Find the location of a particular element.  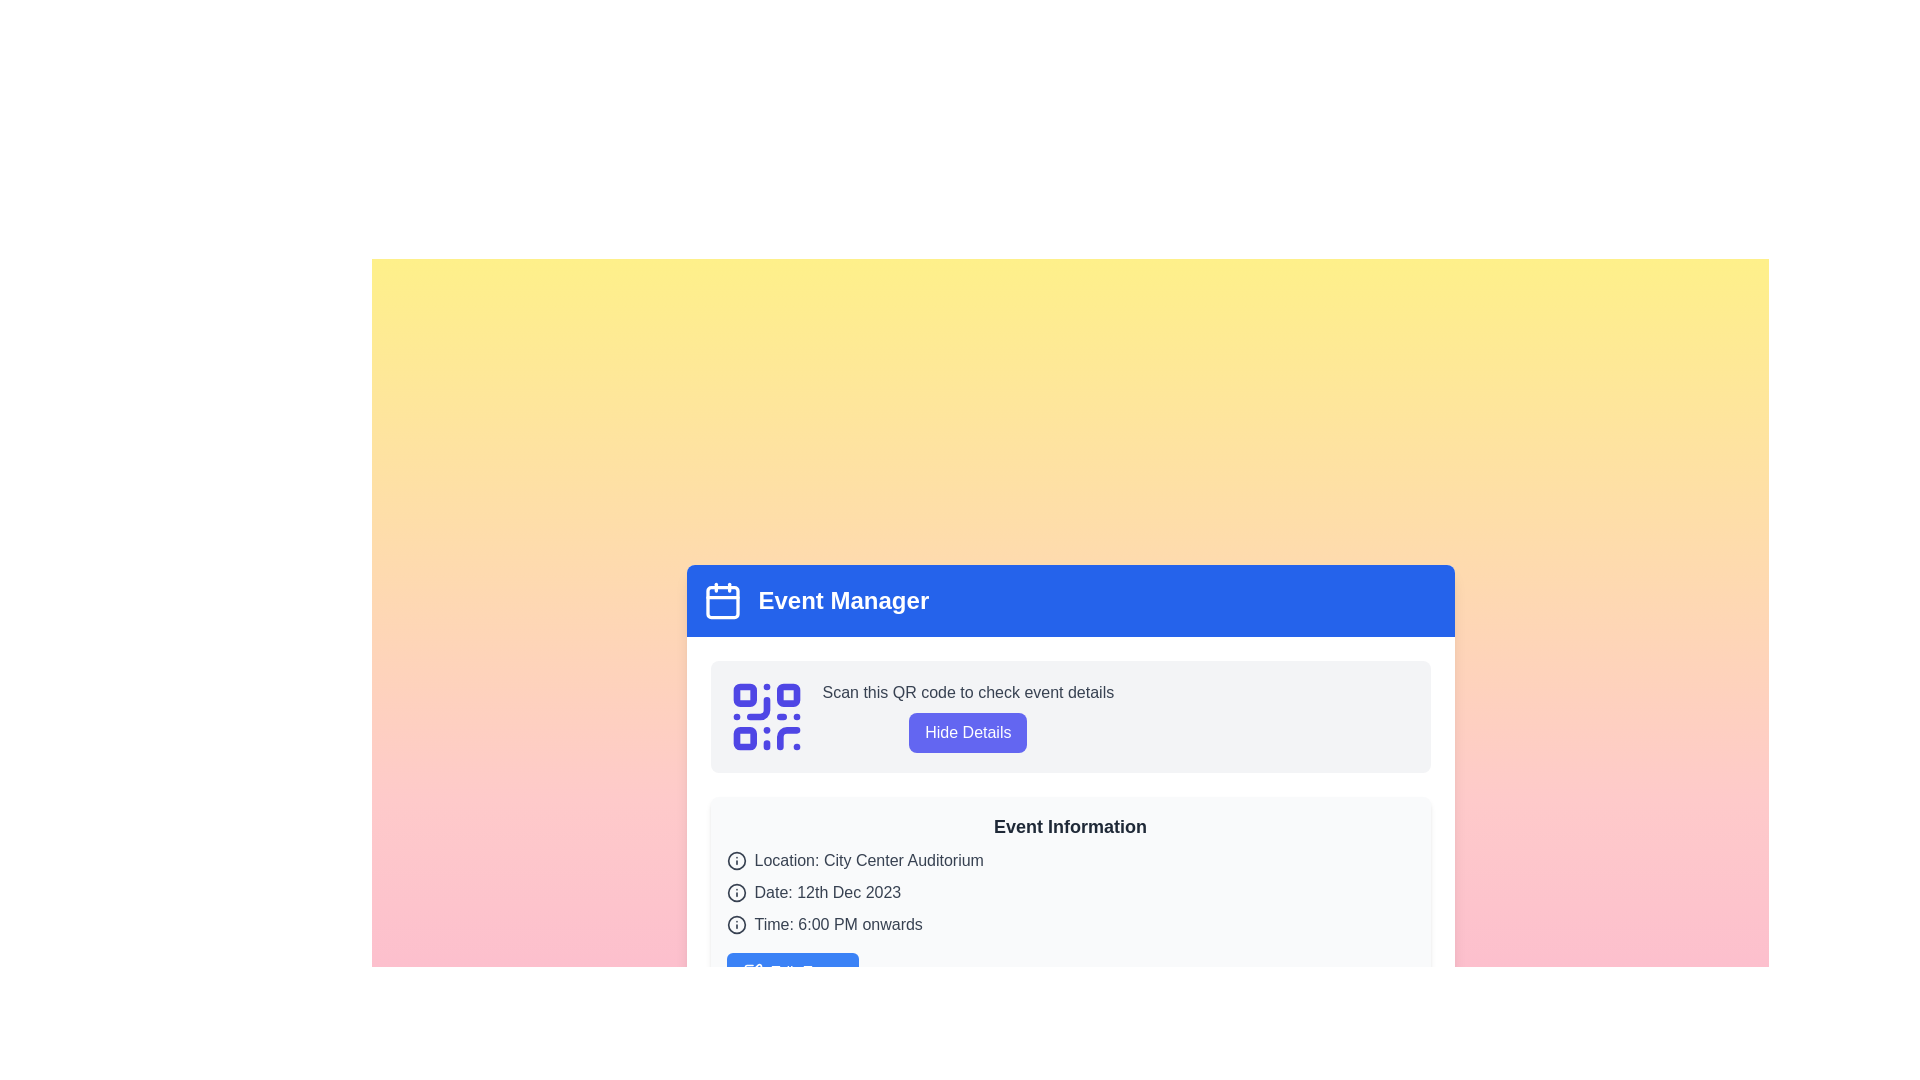

the circle graphic element within the SVG that is styled in a monochromatic scheme, located in a section displaying event details is located at coordinates (735, 892).